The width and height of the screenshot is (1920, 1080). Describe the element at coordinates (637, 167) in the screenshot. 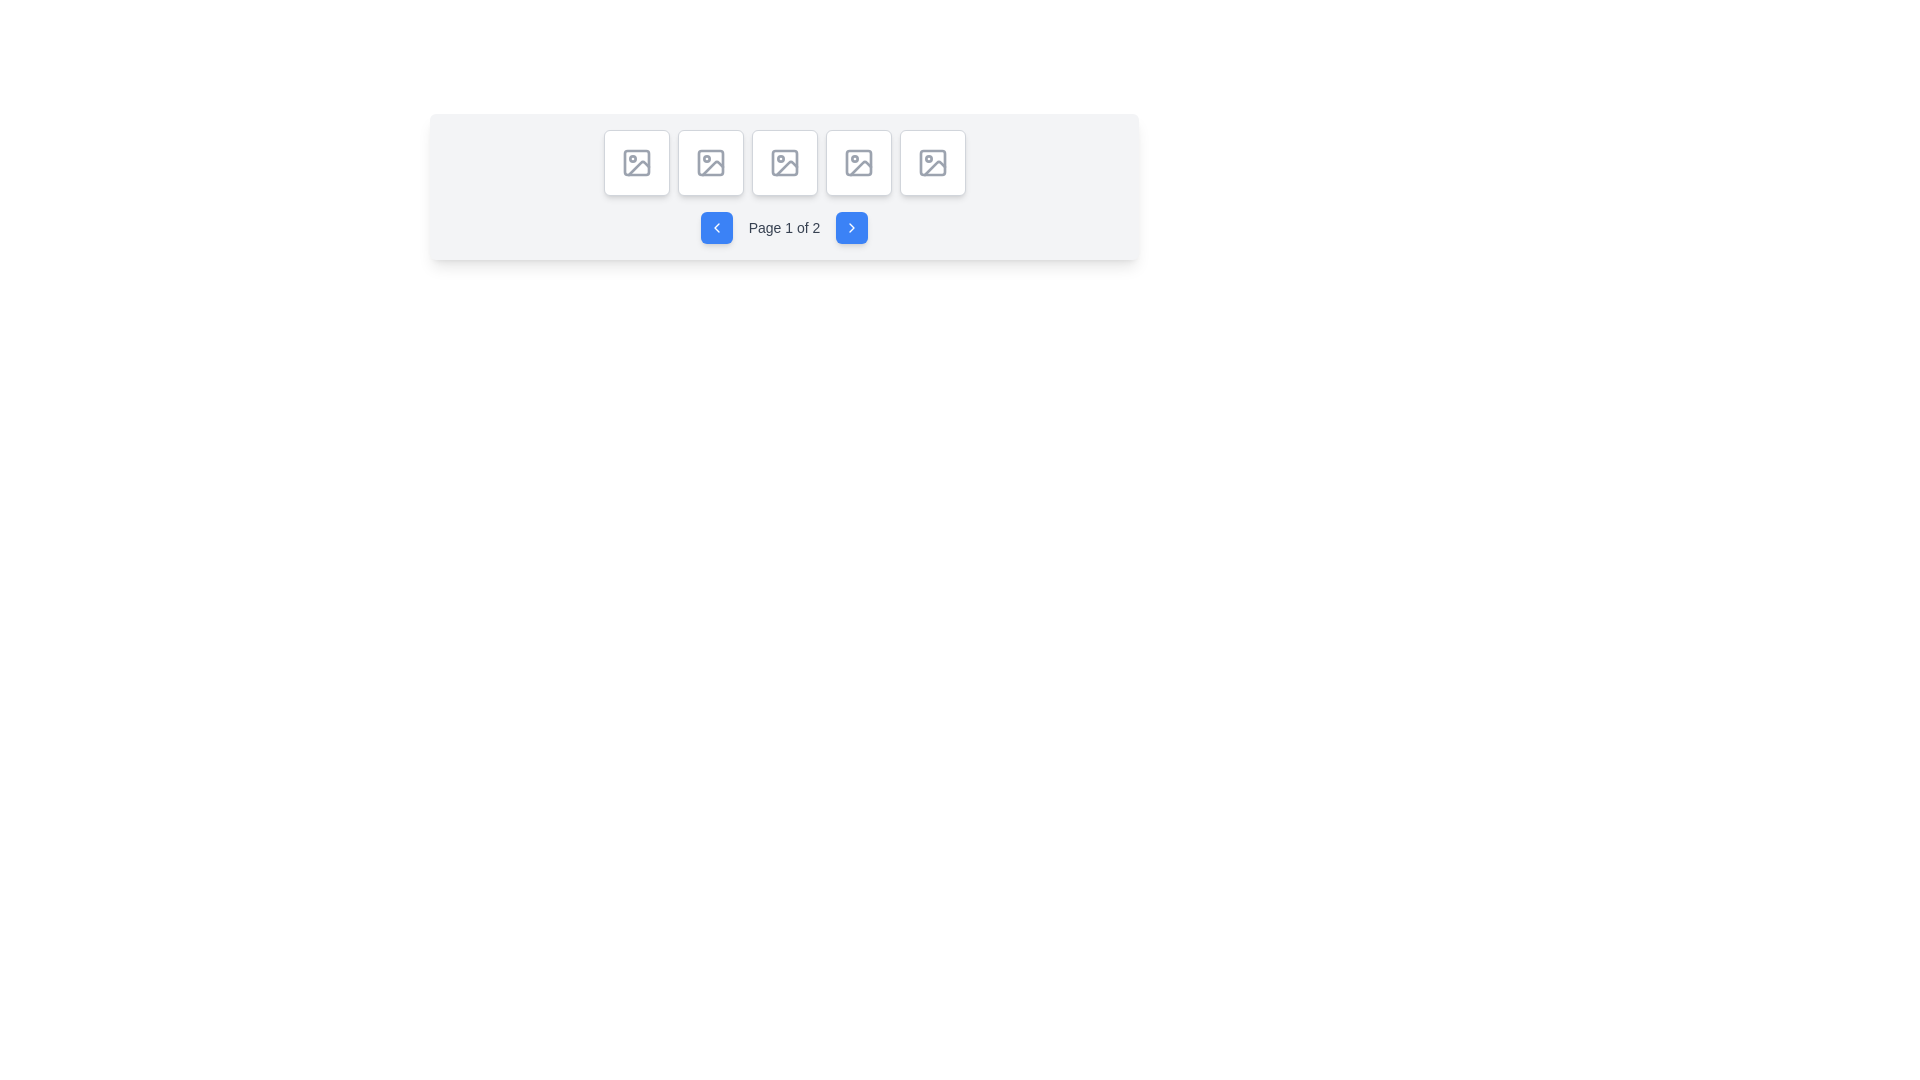

I see `the decorative graphical component, which is a diagonal line shape within the SVG, located in the bottom right corner of the placeholder icon in the first position of the horizontal row of icons` at that location.